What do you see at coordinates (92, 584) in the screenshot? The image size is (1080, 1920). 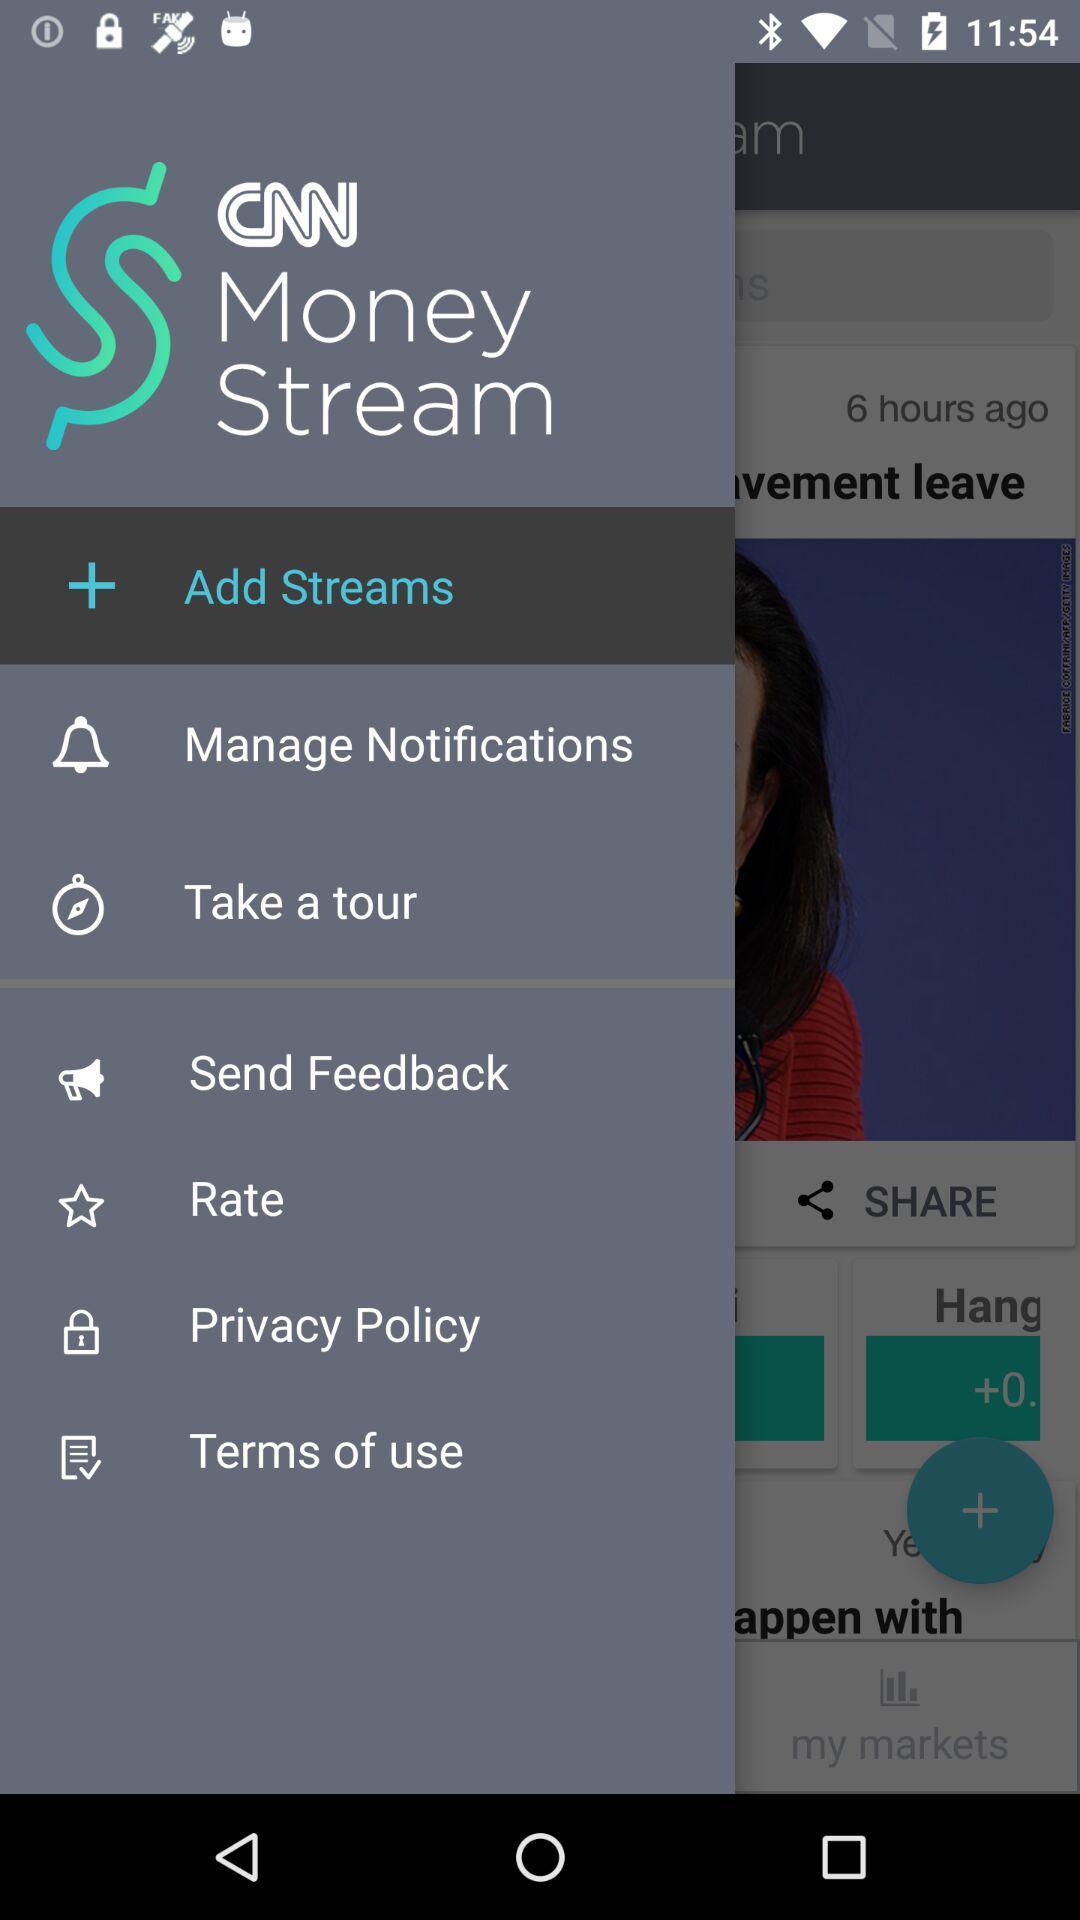 I see `the icon left to add streams` at bounding box center [92, 584].